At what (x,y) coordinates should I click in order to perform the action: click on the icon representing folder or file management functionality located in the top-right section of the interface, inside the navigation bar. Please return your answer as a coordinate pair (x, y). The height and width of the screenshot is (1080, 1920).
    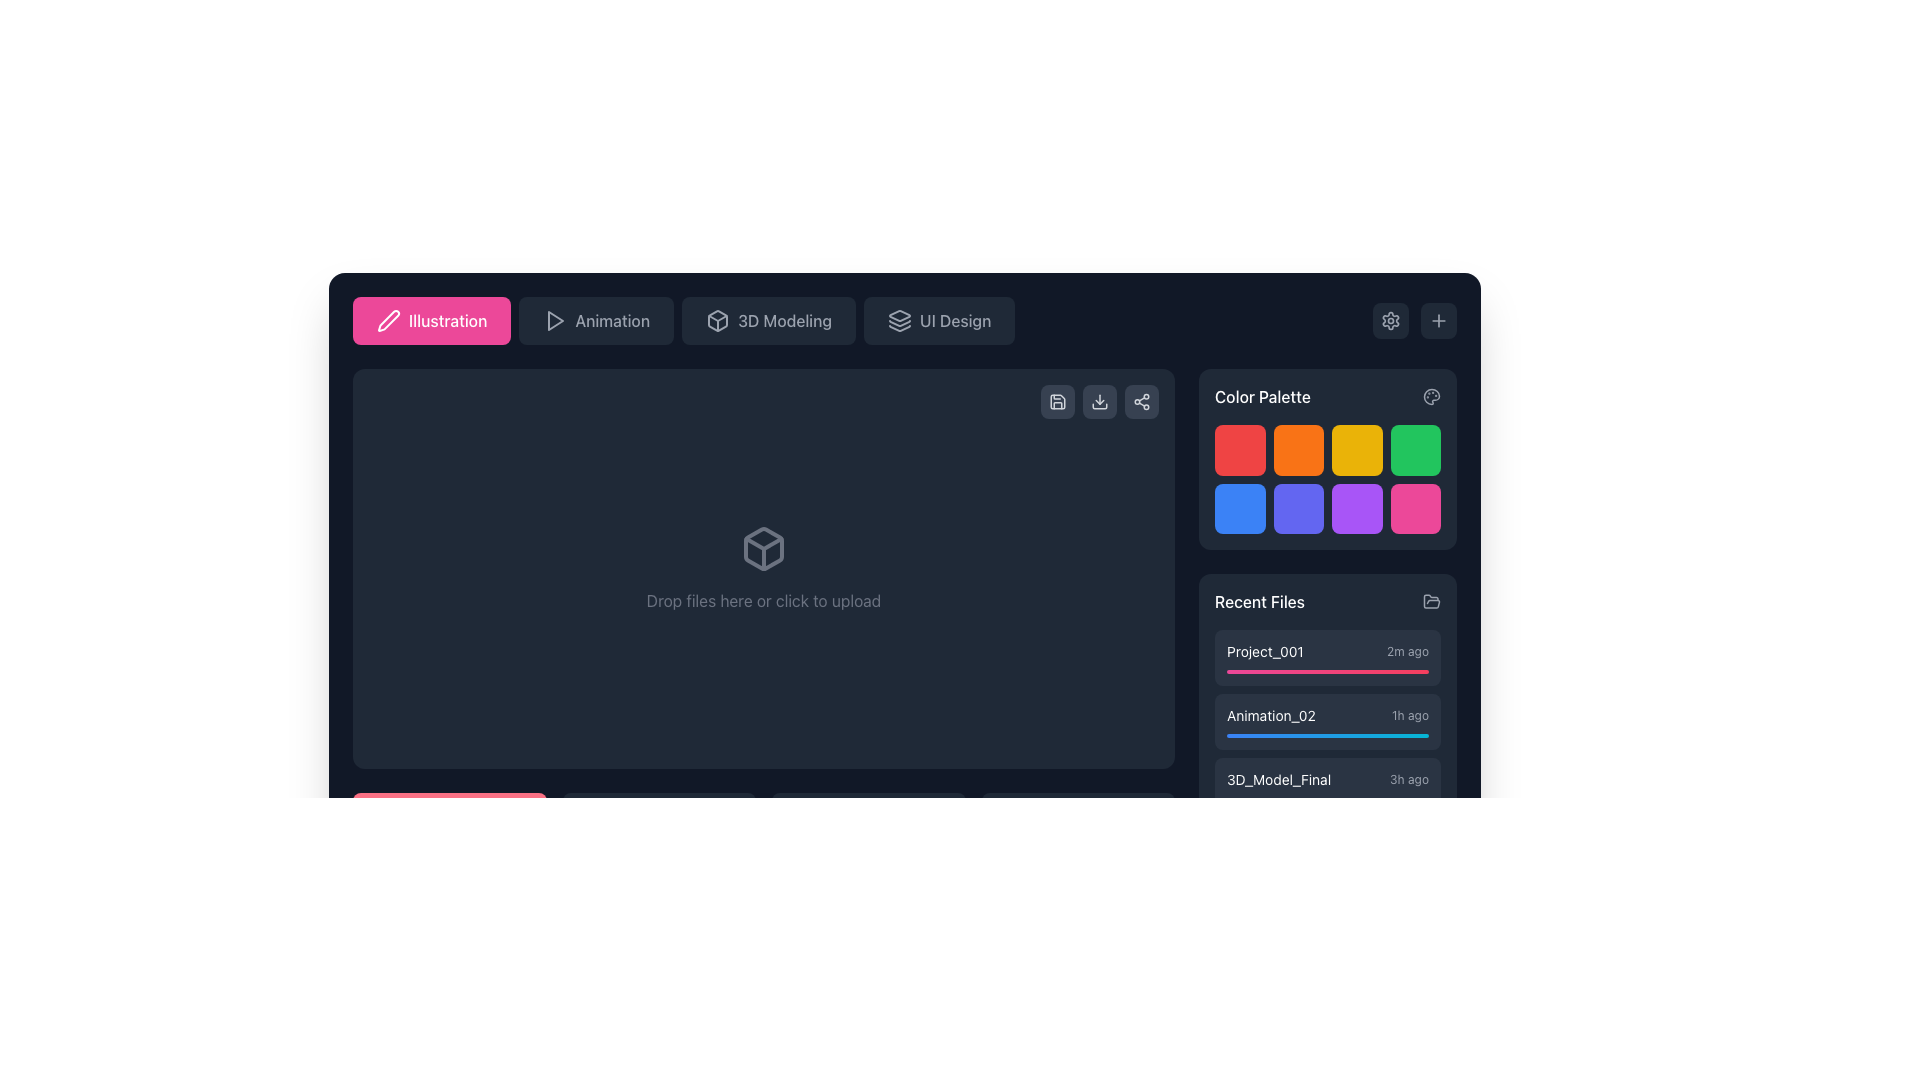
    Looking at the image, I should click on (1430, 600).